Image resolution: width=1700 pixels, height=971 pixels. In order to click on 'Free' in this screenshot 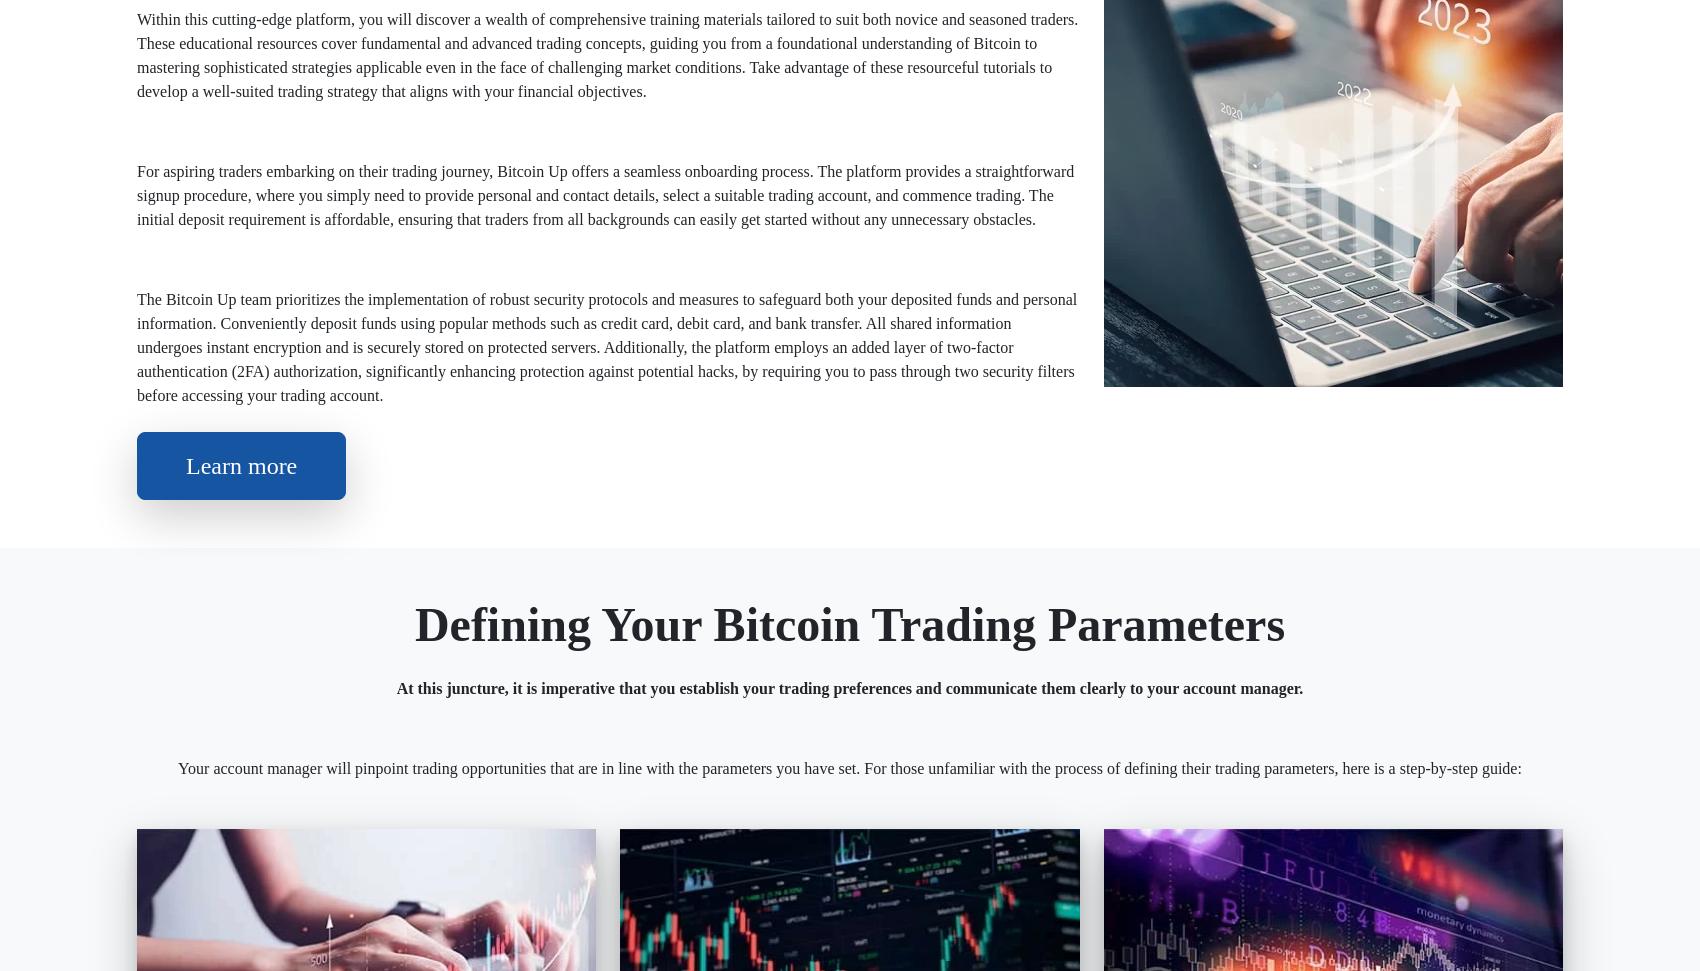, I will do `click(583, 243)`.